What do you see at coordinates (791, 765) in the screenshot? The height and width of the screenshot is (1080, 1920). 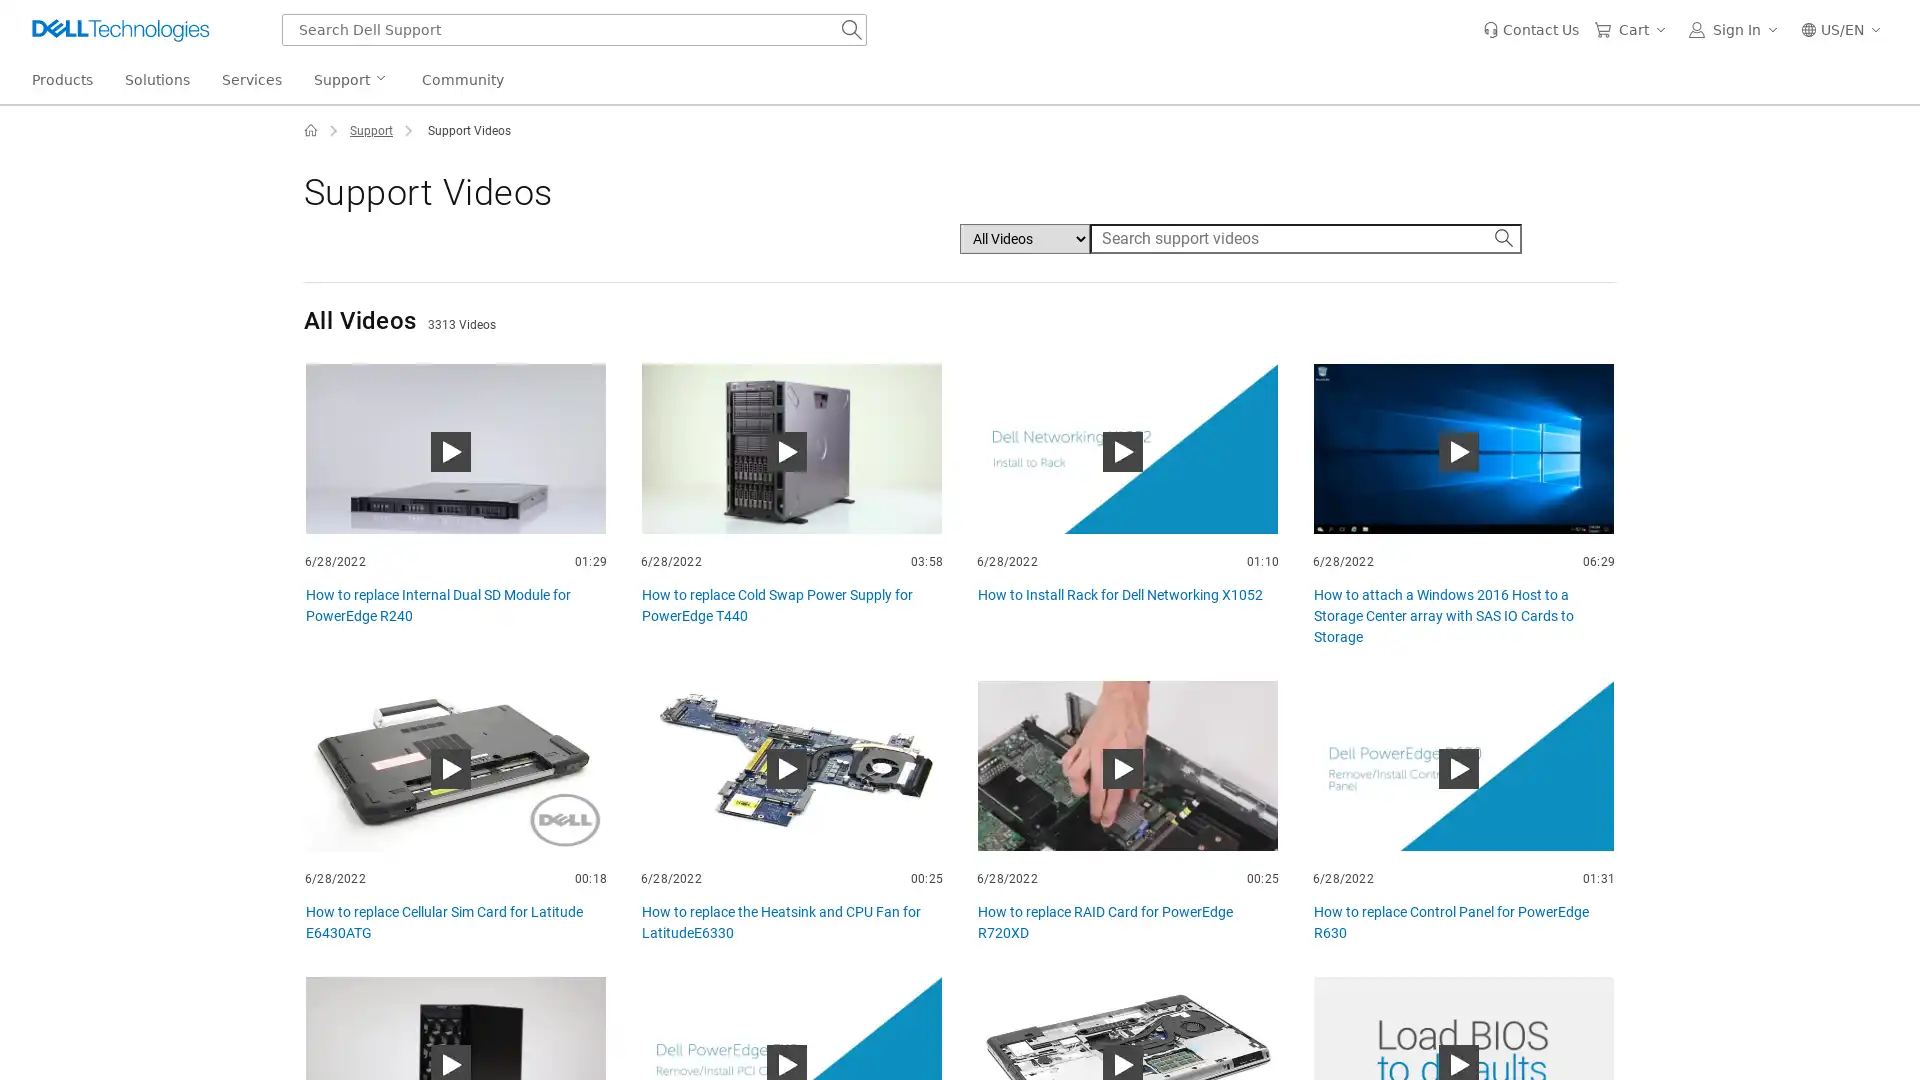 I see `How to replace the Heatsink and CPU Fan for LatitudeE6330 Play` at bounding box center [791, 765].